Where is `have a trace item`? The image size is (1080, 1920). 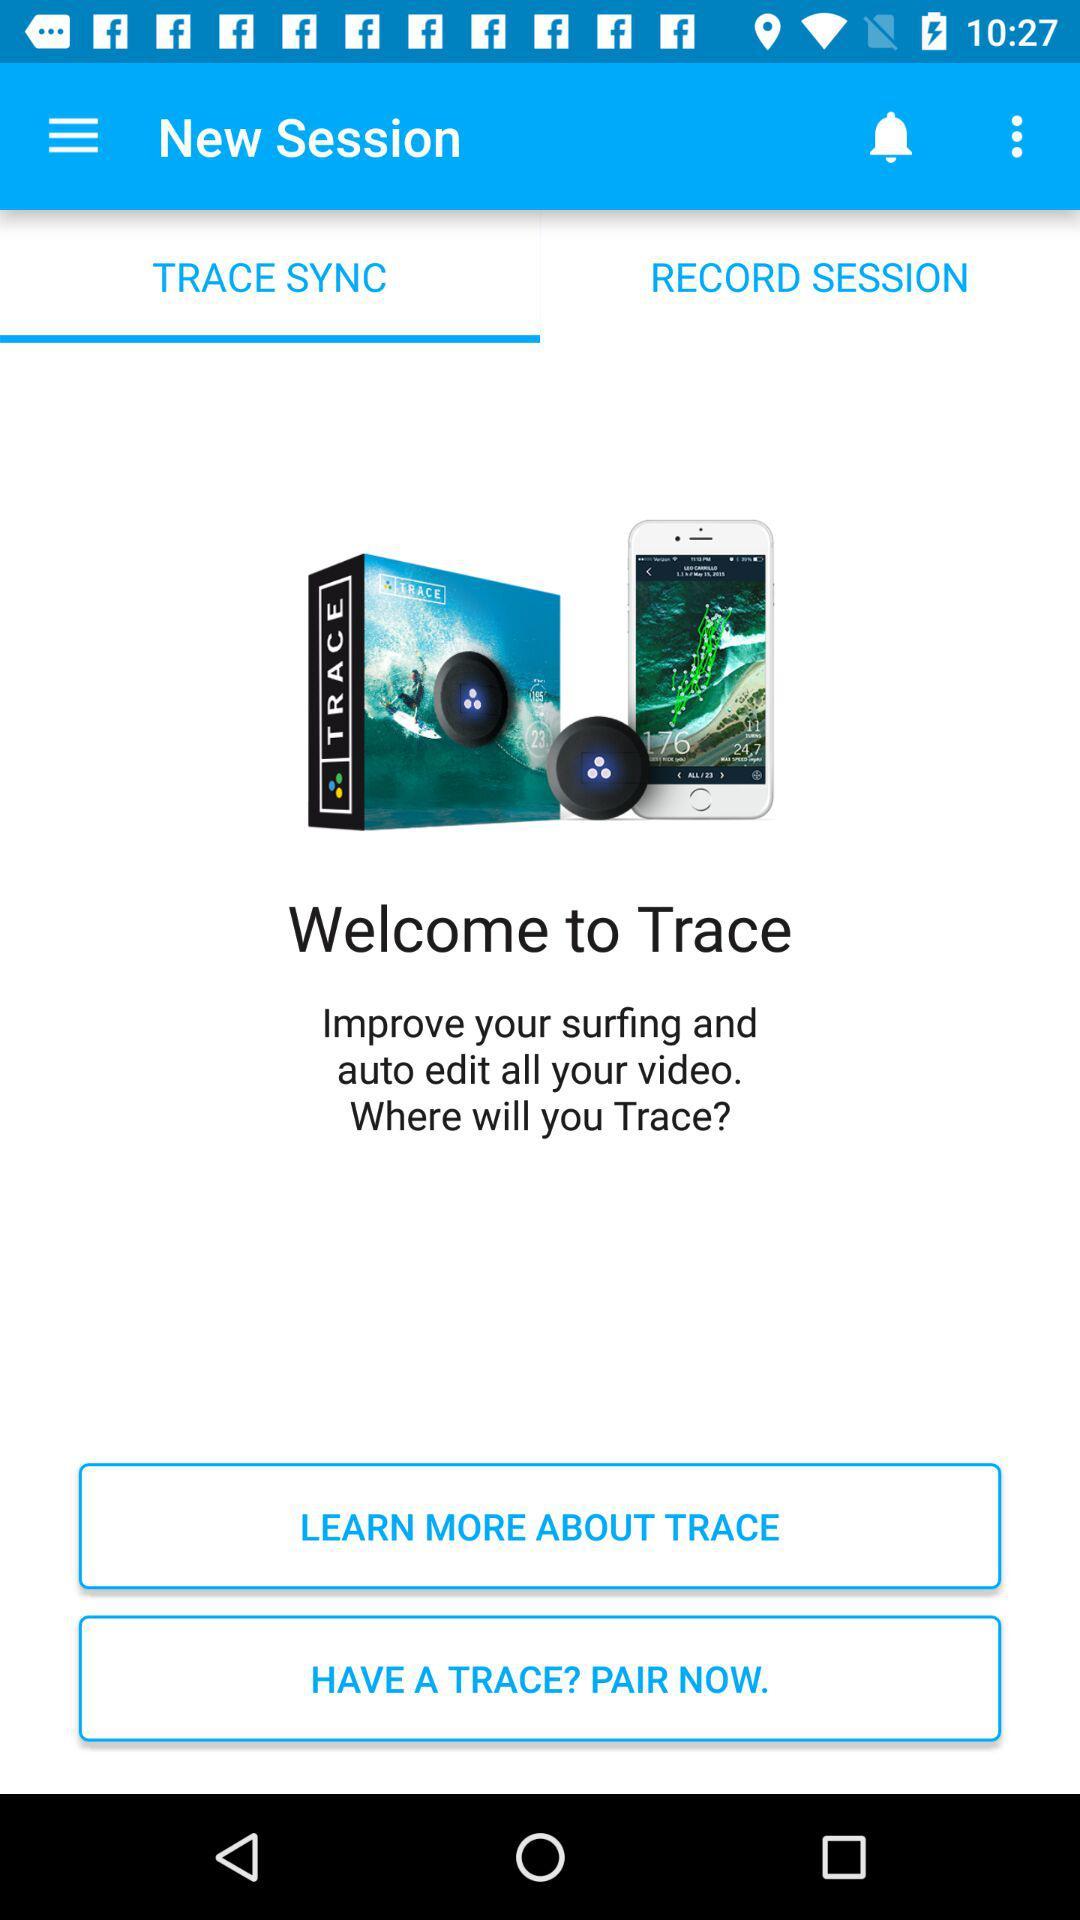 have a trace item is located at coordinates (540, 1678).